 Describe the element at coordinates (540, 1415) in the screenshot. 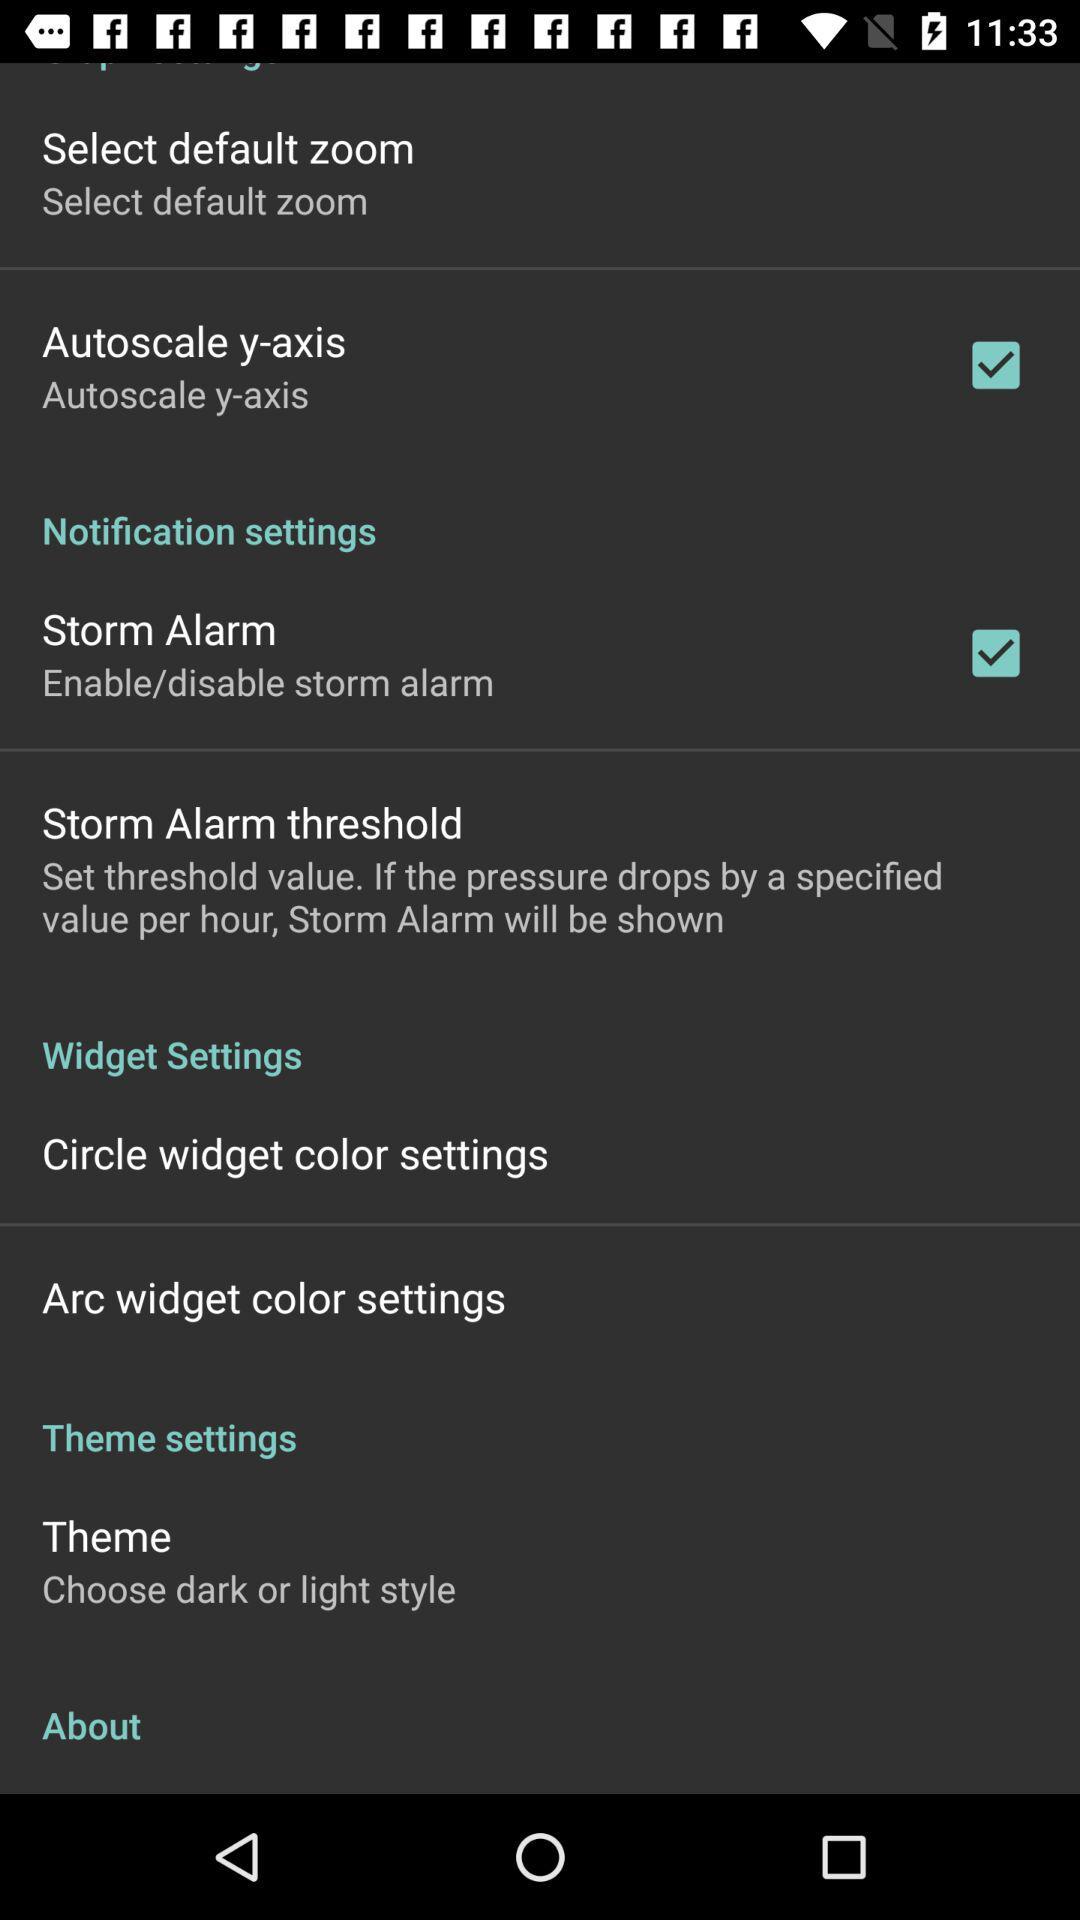

I see `the icon below the arc widget color app` at that location.